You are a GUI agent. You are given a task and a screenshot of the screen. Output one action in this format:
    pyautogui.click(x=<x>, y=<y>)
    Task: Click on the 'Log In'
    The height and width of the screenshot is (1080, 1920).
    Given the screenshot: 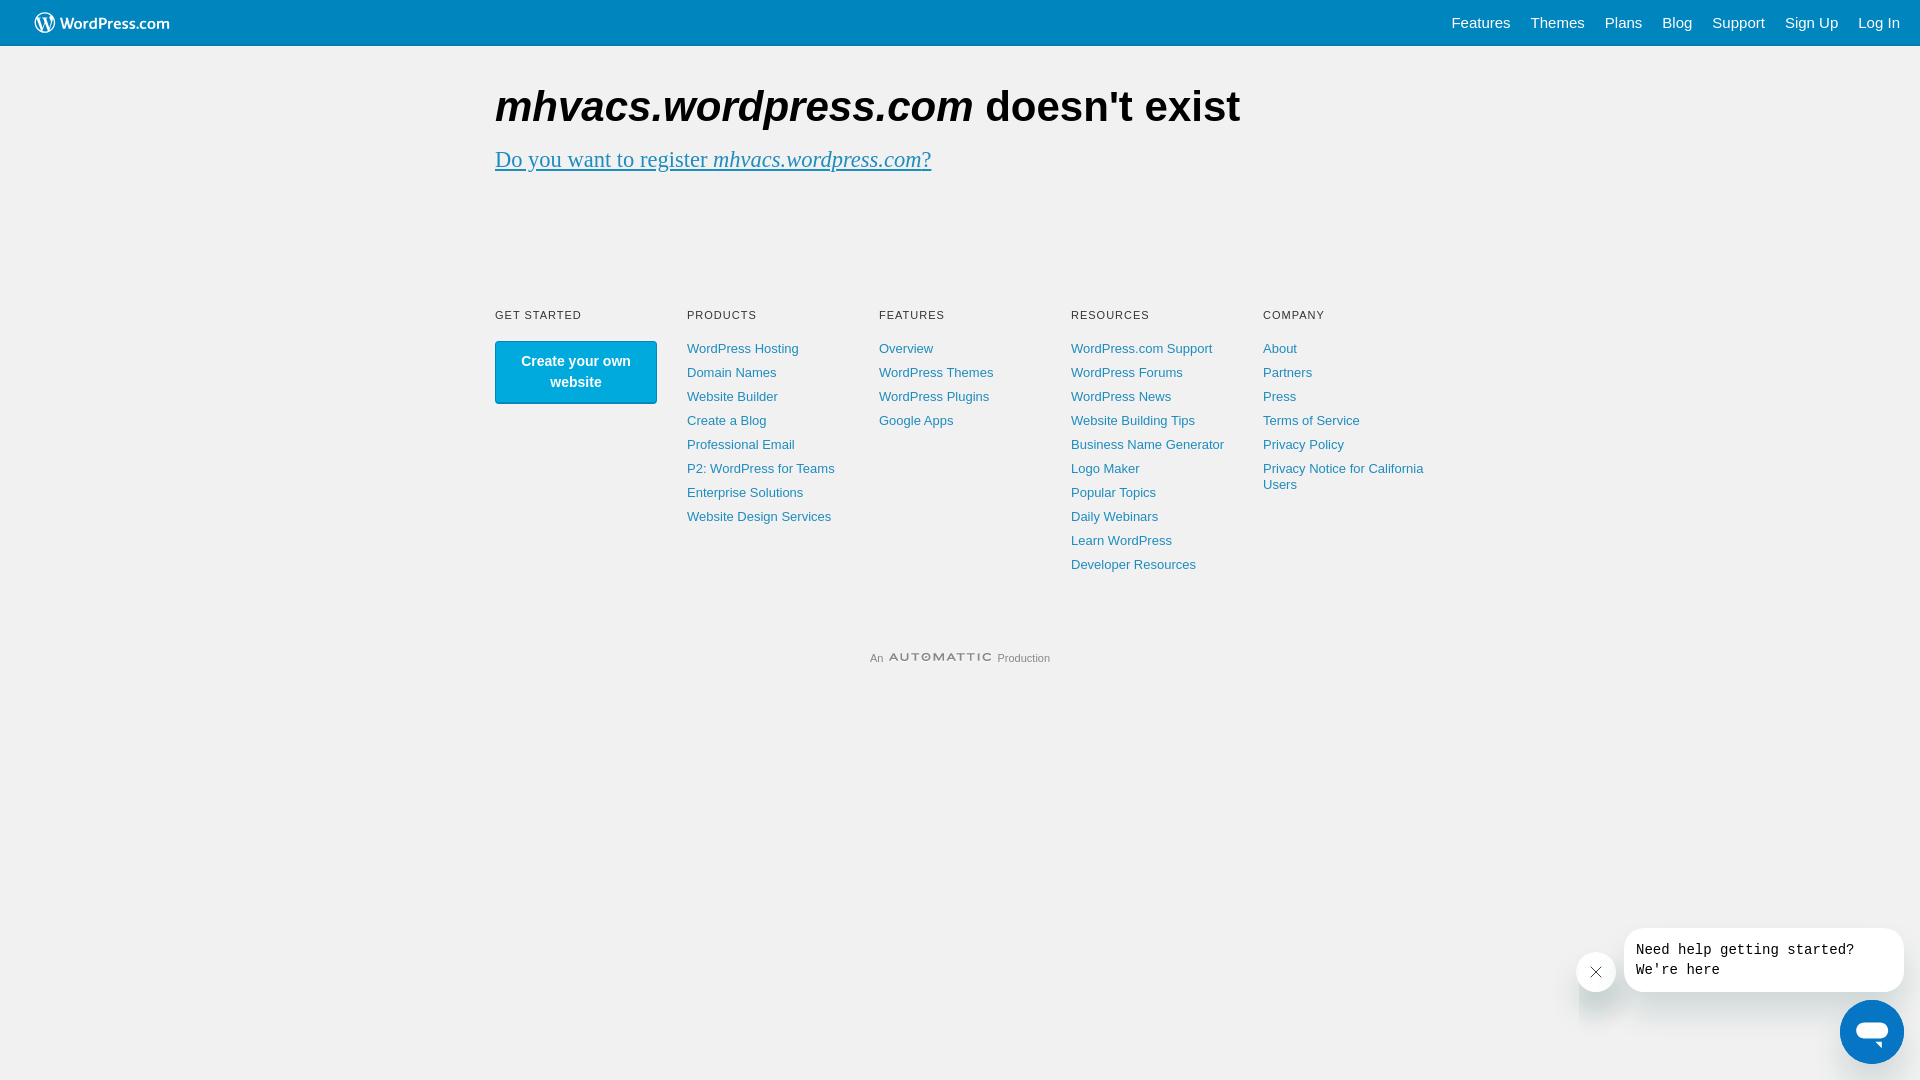 What is the action you would take?
    pyautogui.click(x=1877, y=23)
    